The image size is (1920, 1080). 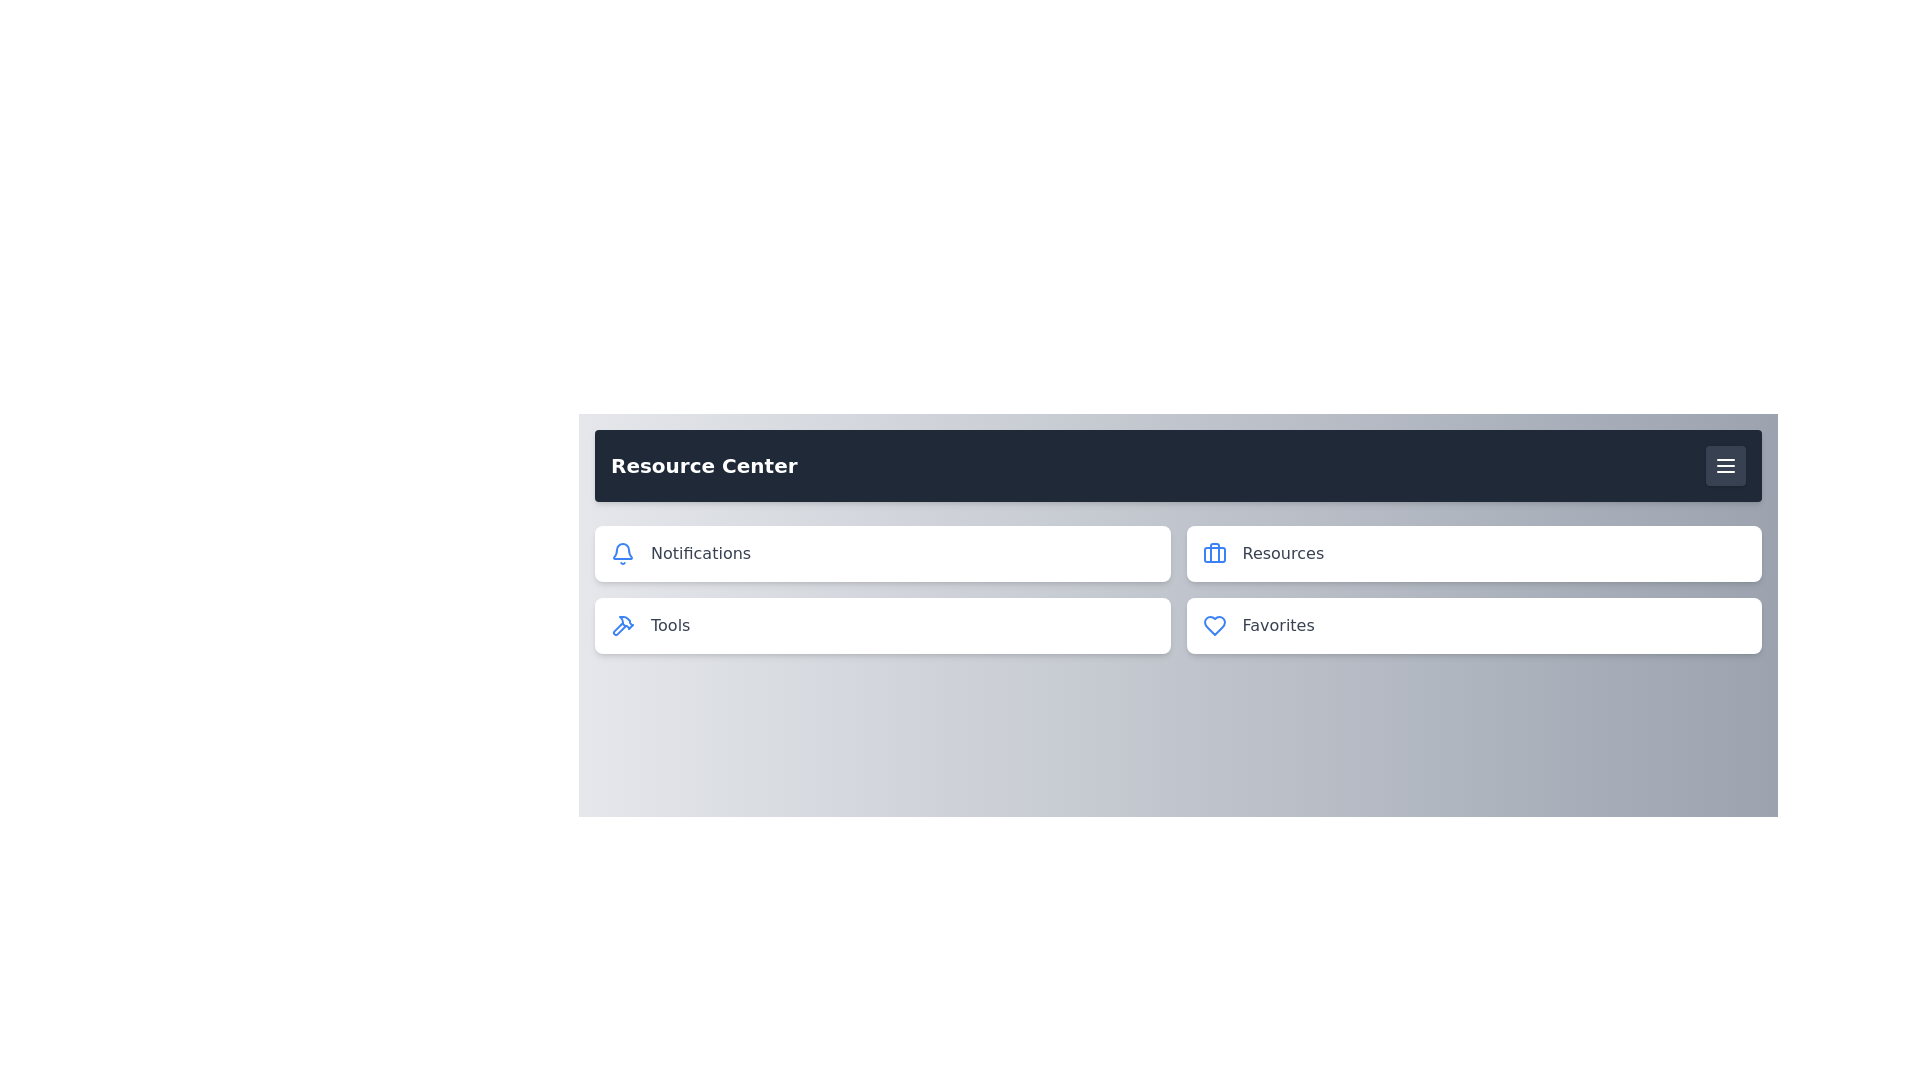 I want to click on the Notifications menu item, so click(x=881, y=554).